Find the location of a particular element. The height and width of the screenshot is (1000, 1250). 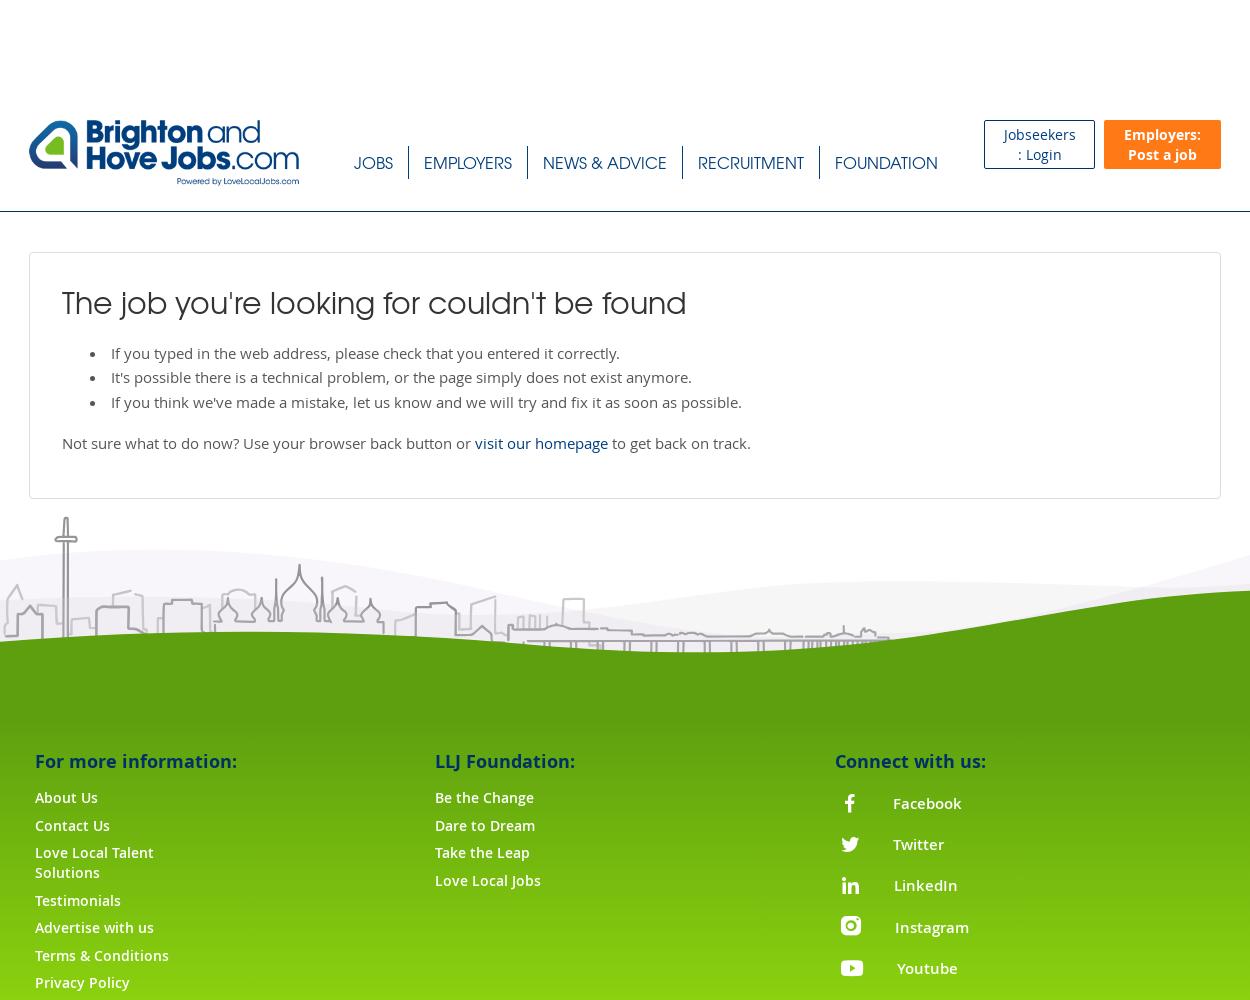

'Not sure what to do now? Use your browser back button or' is located at coordinates (267, 441).